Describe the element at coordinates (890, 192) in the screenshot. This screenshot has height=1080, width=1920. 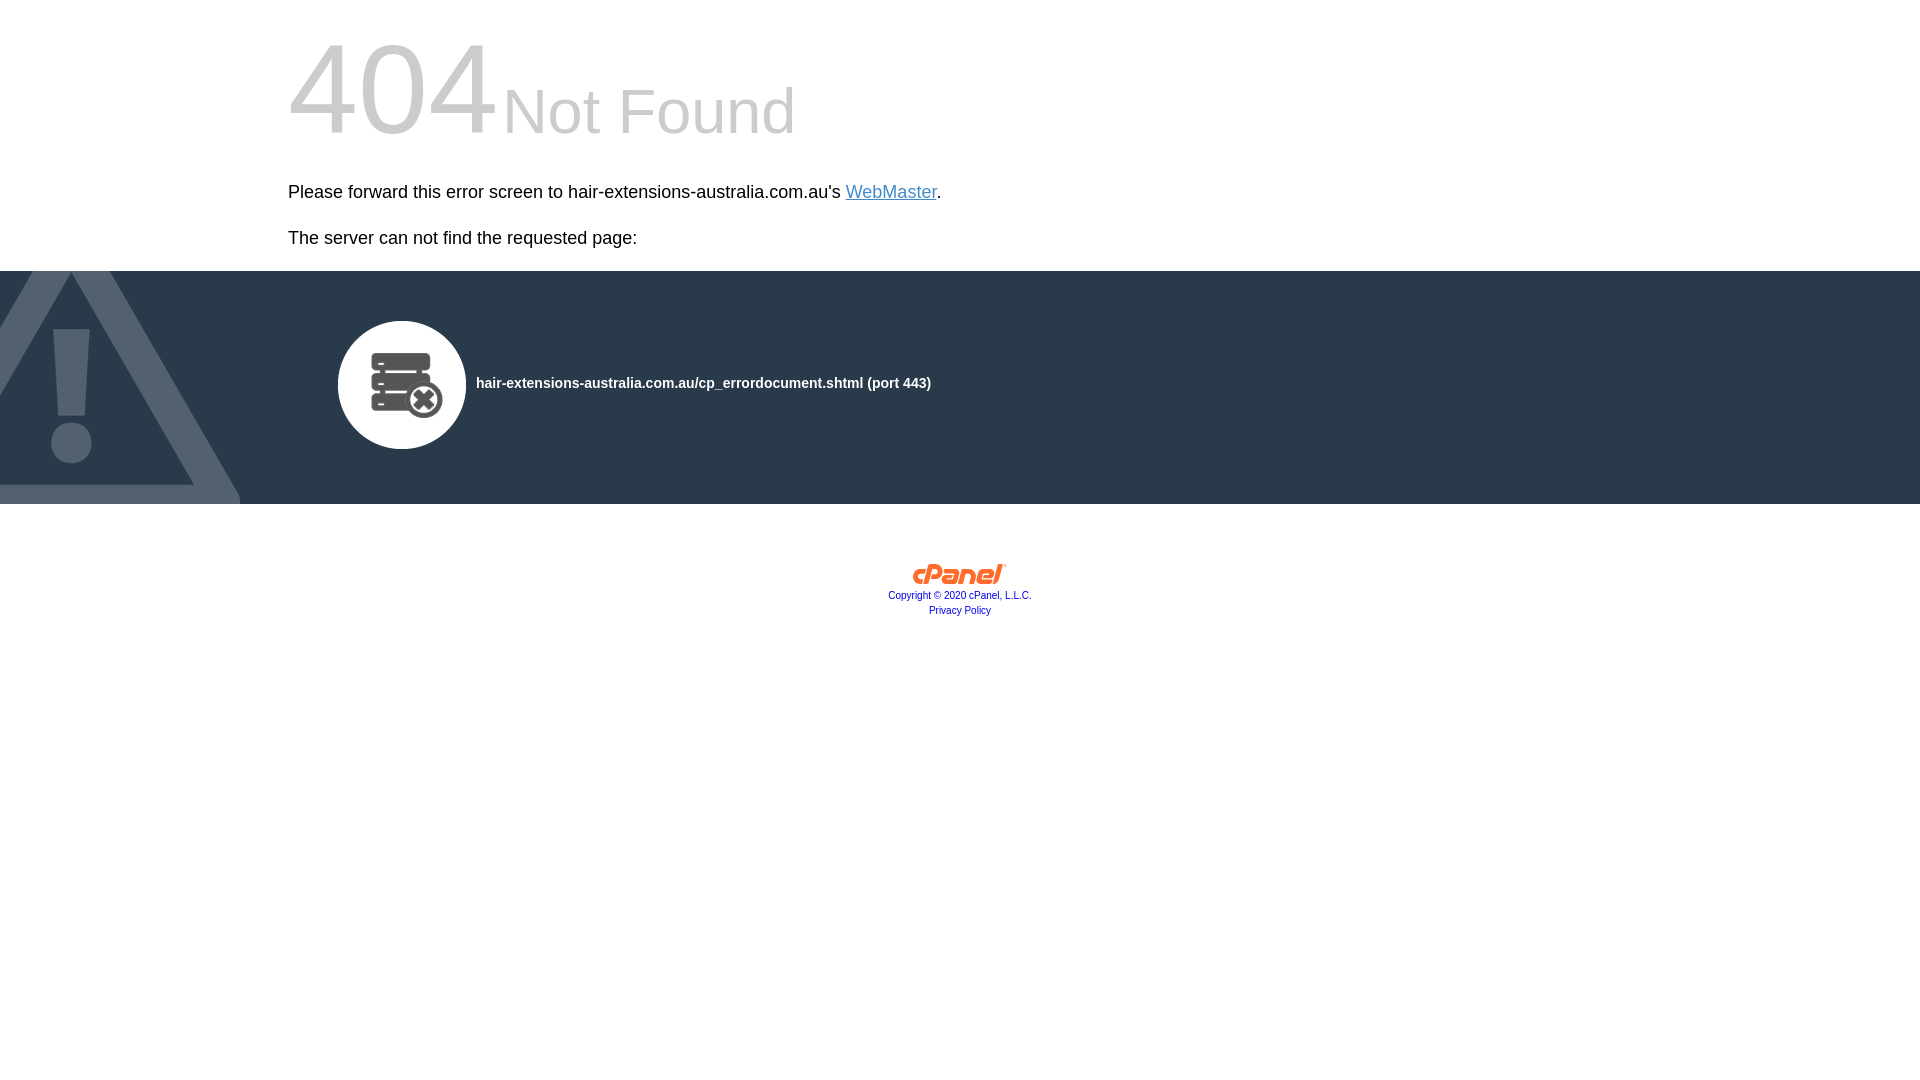
I see `'WebMaster'` at that location.